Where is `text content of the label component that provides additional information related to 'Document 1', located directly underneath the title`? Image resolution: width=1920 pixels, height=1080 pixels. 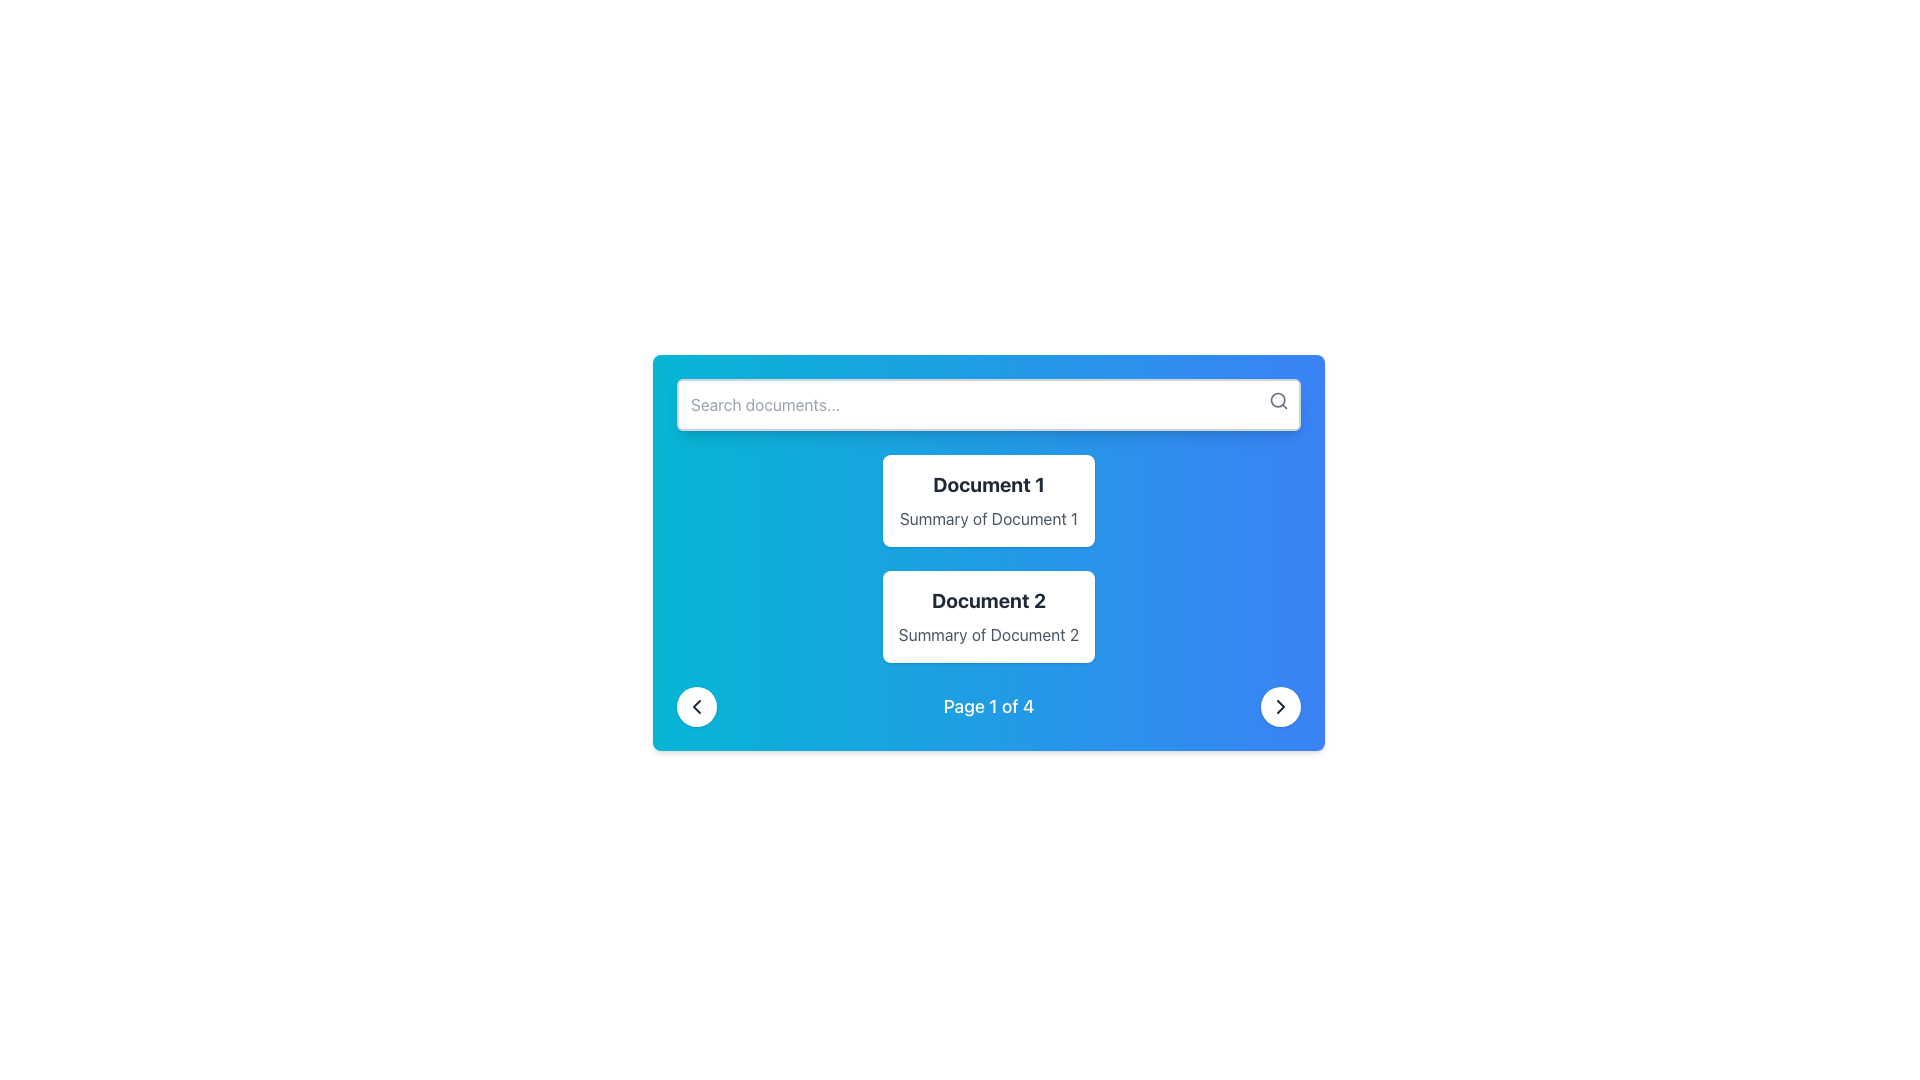 text content of the label component that provides additional information related to 'Document 1', located directly underneath the title is located at coordinates (988, 518).